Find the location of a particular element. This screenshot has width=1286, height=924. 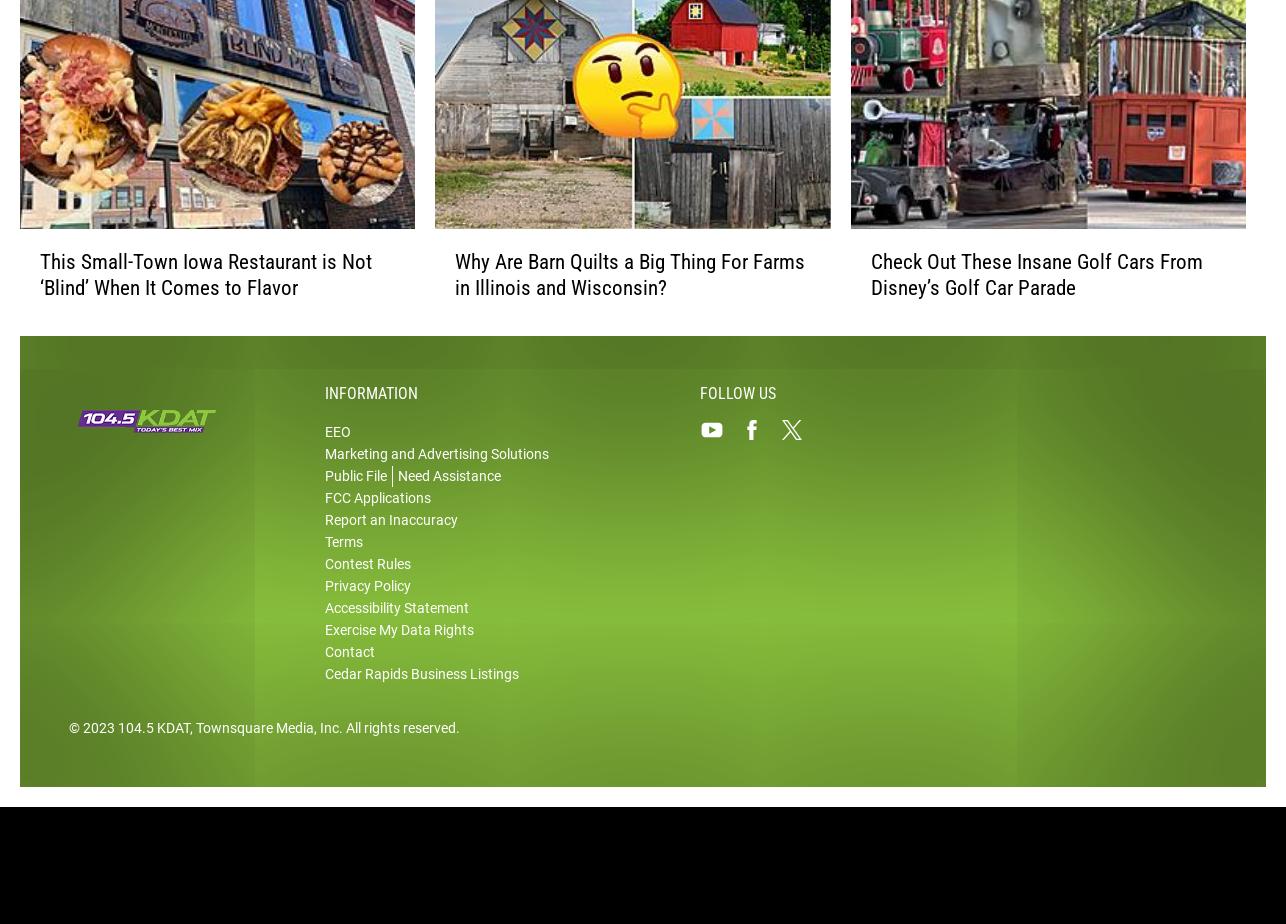

'FCC Applications' is located at coordinates (323, 530).